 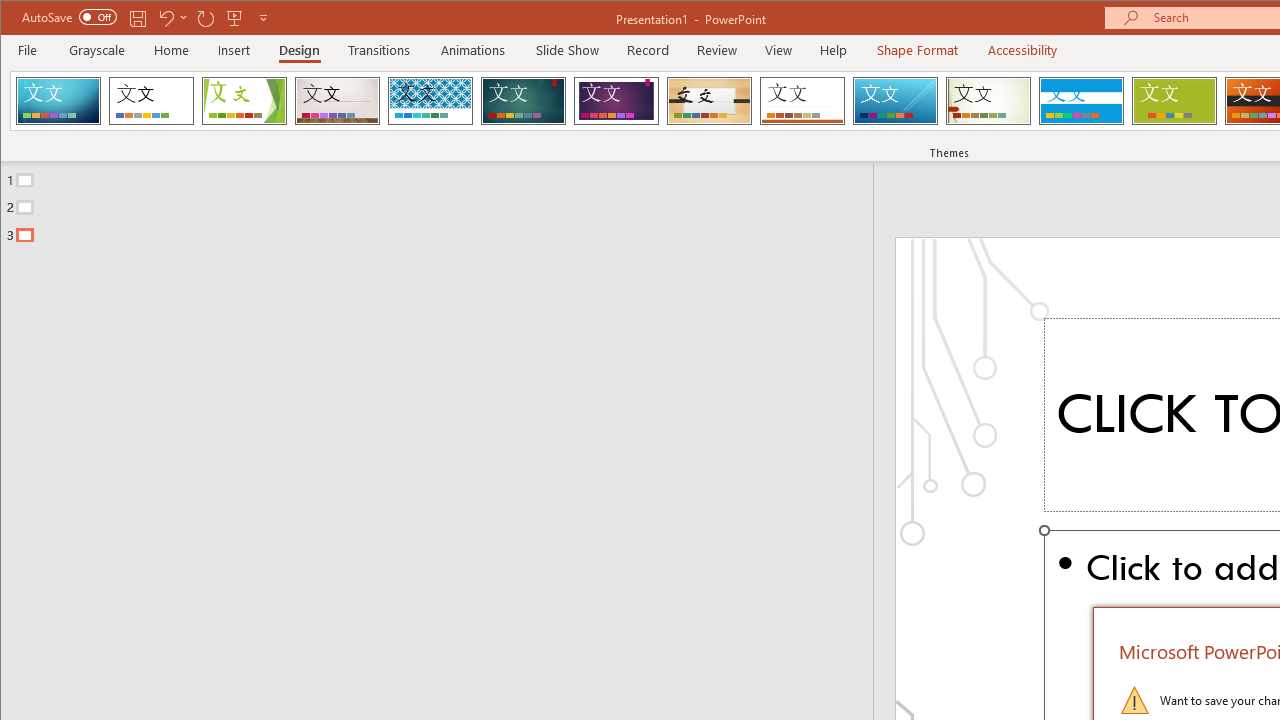 I want to click on 'Banded', so click(x=1080, y=100).